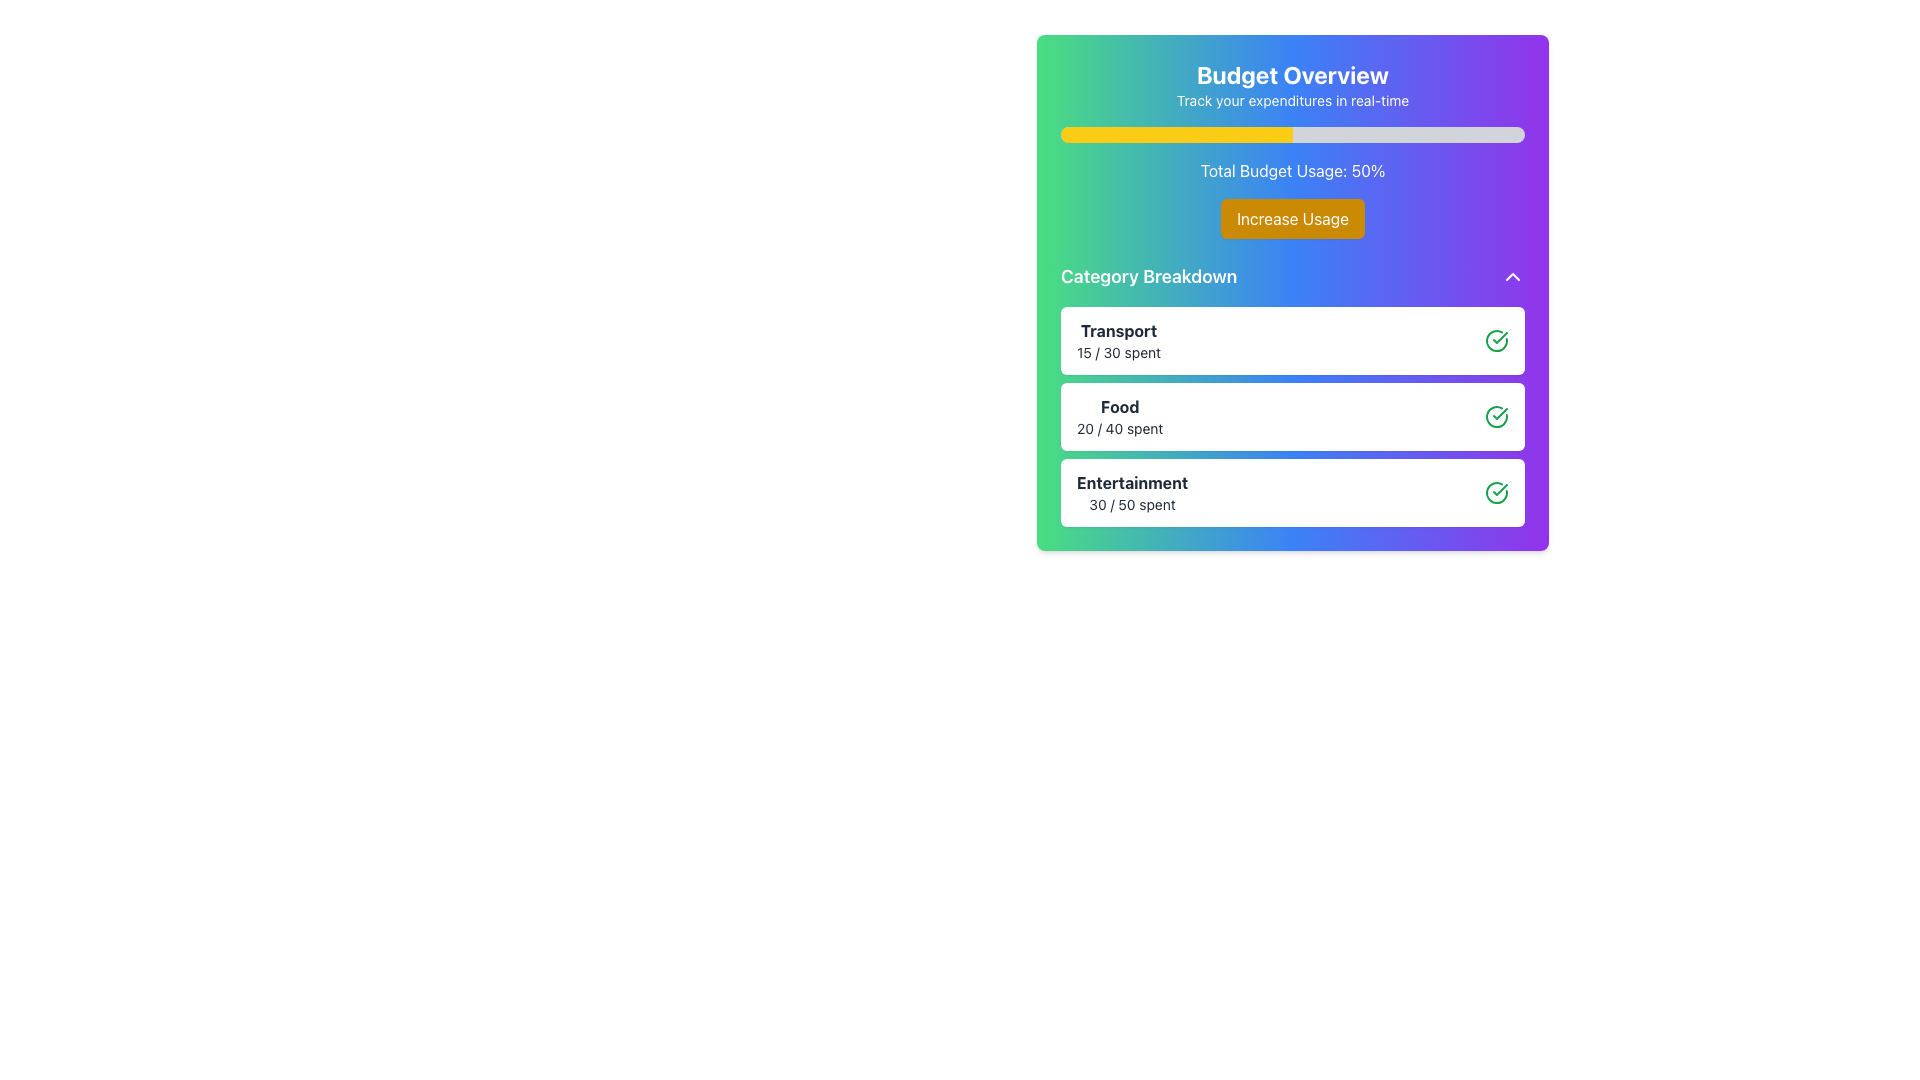 Image resolution: width=1920 pixels, height=1080 pixels. I want to click on the Text Display that shows budget information for the 'Food' category, located between the 'Transport' and 'Entertainment' cards in the 'Category Breakdown' section, so click(1120, 415).